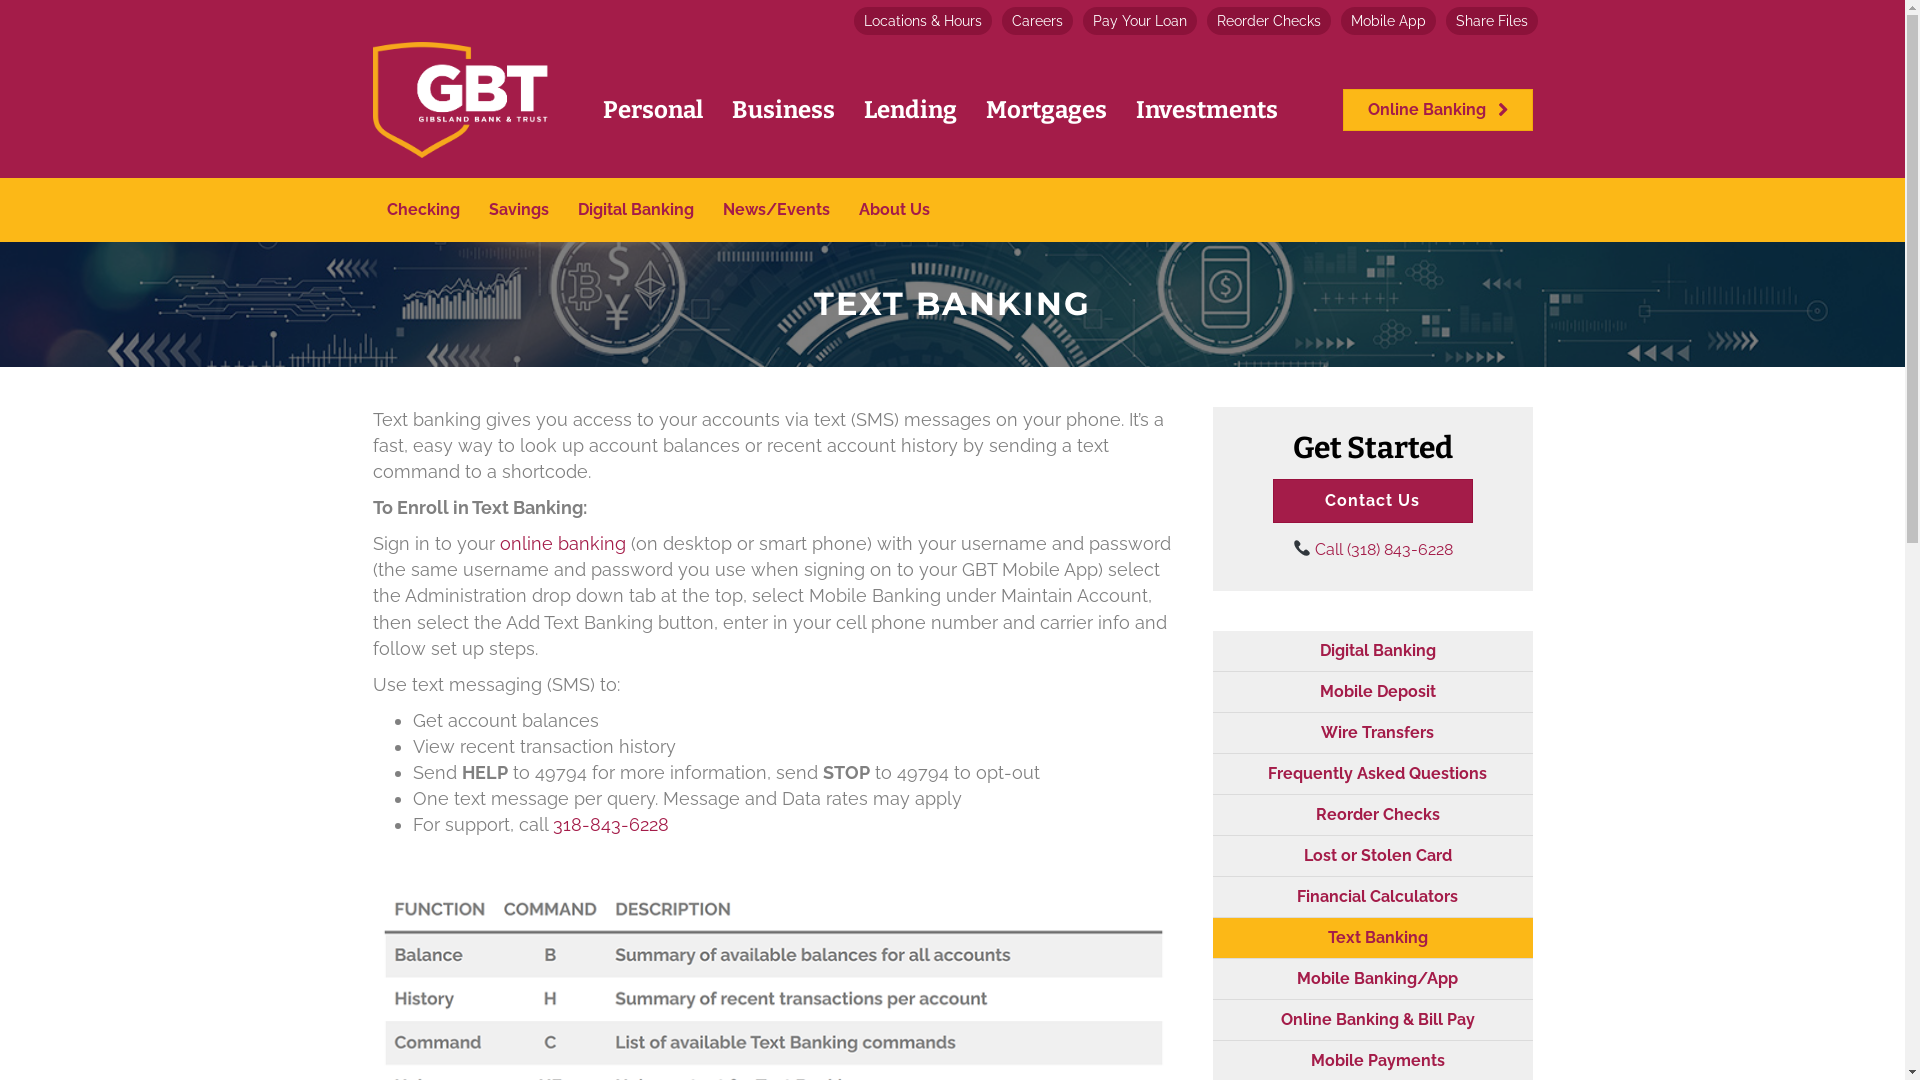  What do you see at coordinates (1371, 500) in the screenshot?
I see `'Contact Us'` at bounding box center [1371, 500].